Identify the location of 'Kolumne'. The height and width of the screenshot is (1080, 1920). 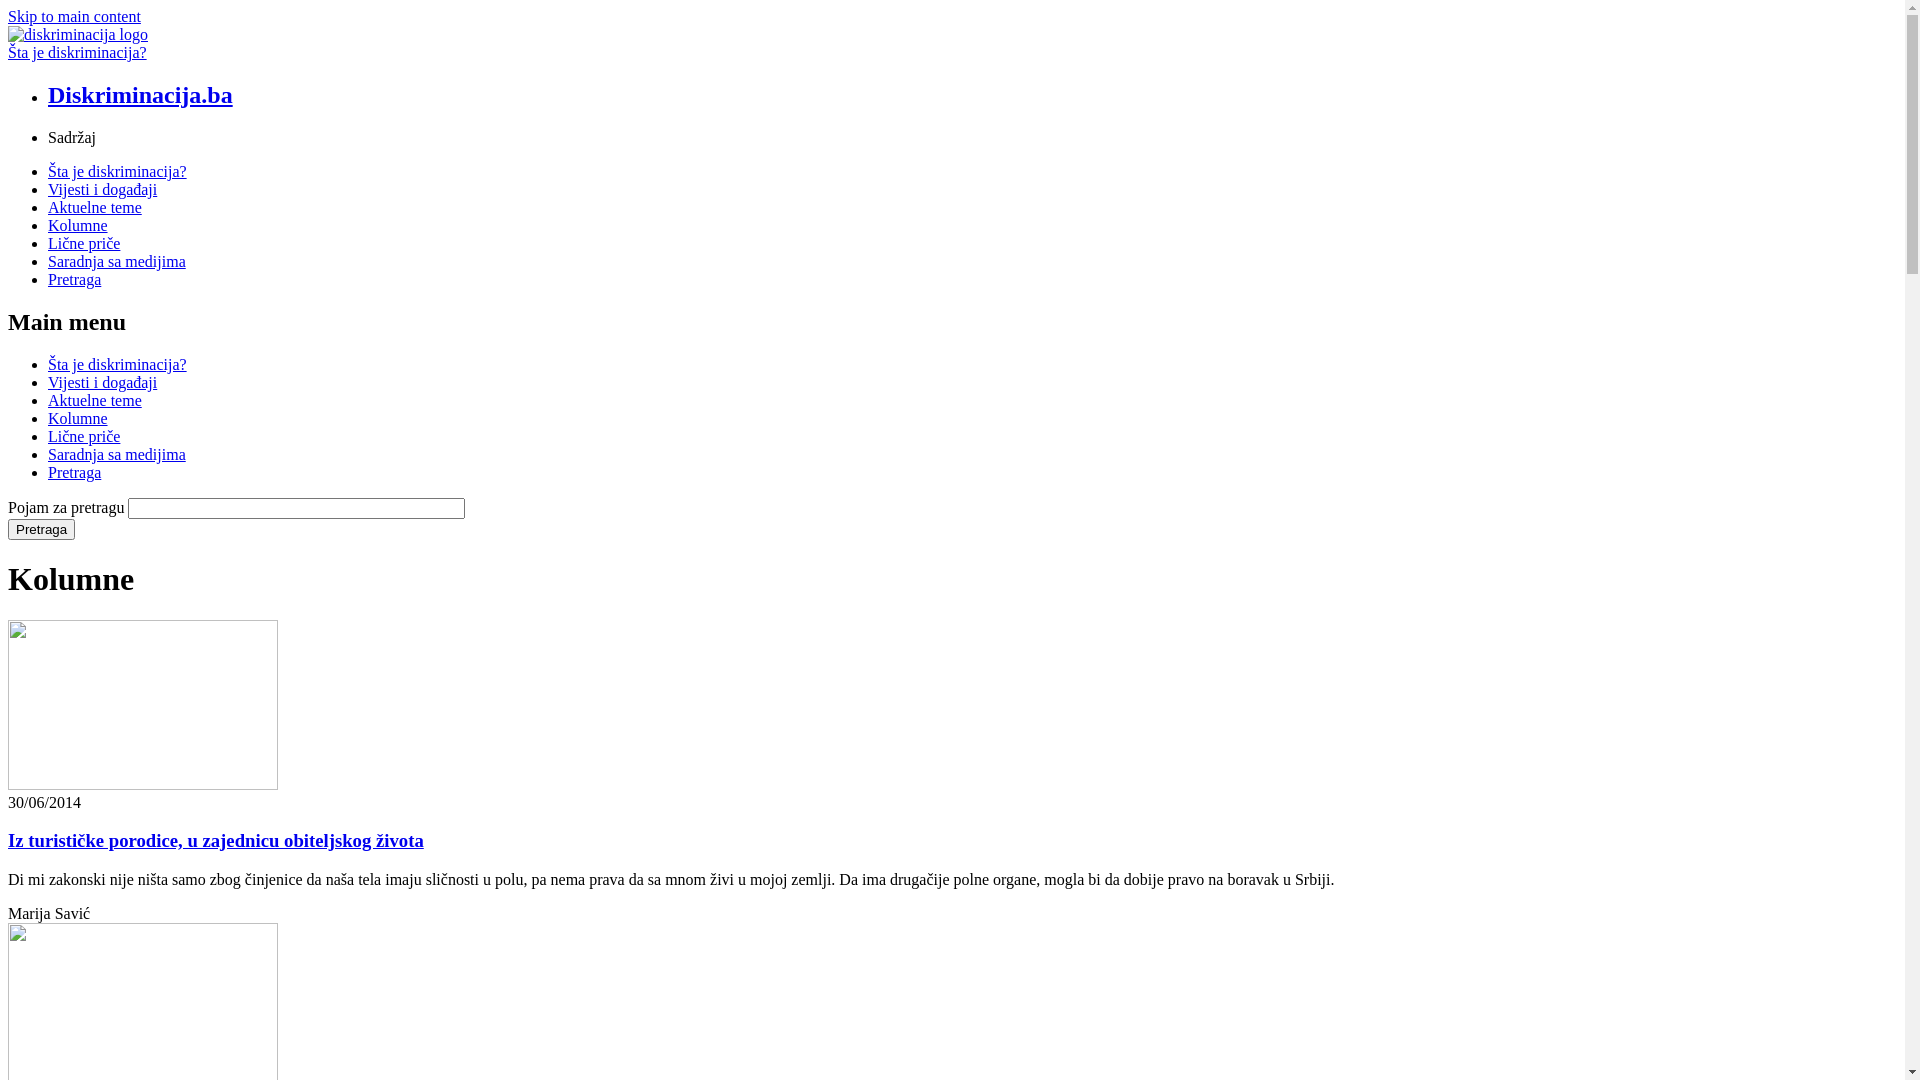
(48, 225).